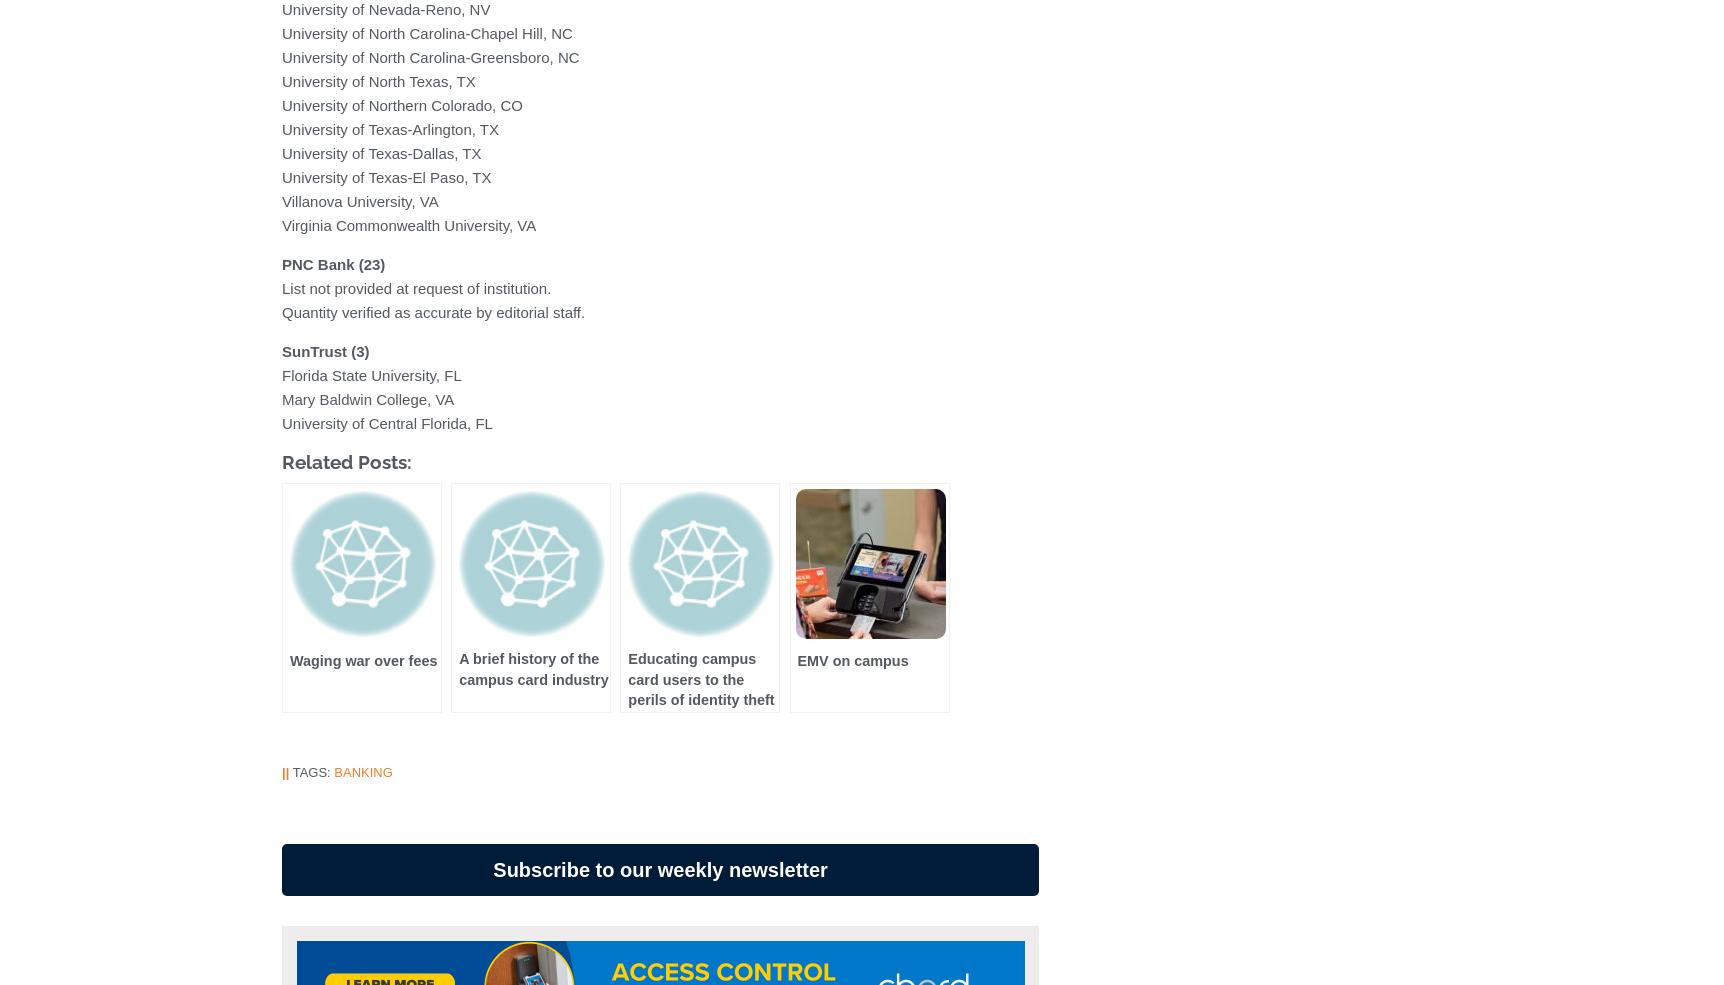  I want to click on 'TAGS:', so click(288, 772).